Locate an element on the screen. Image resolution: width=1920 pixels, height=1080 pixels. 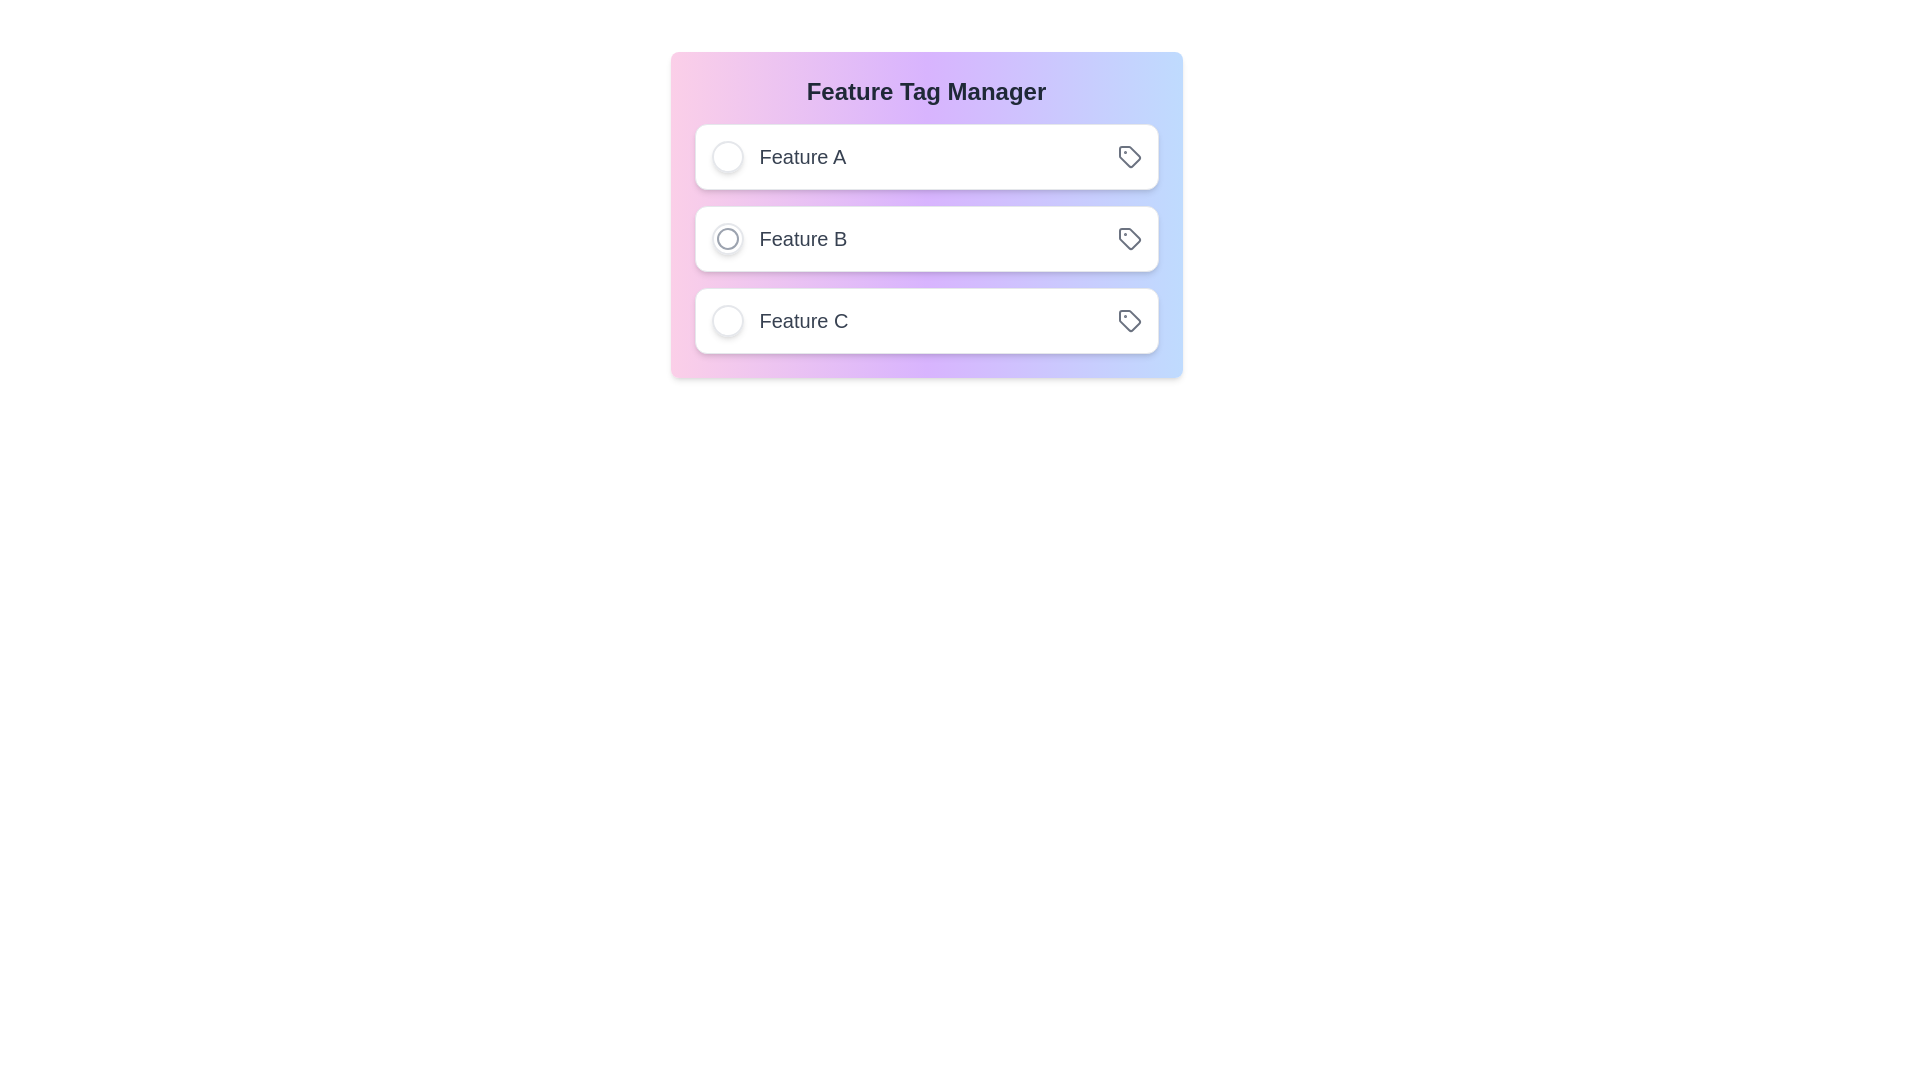
the tag icon indicating tagging functionality, located on the right side of the row associated with 'Feature B.' is located at coordinates (1129, 238).